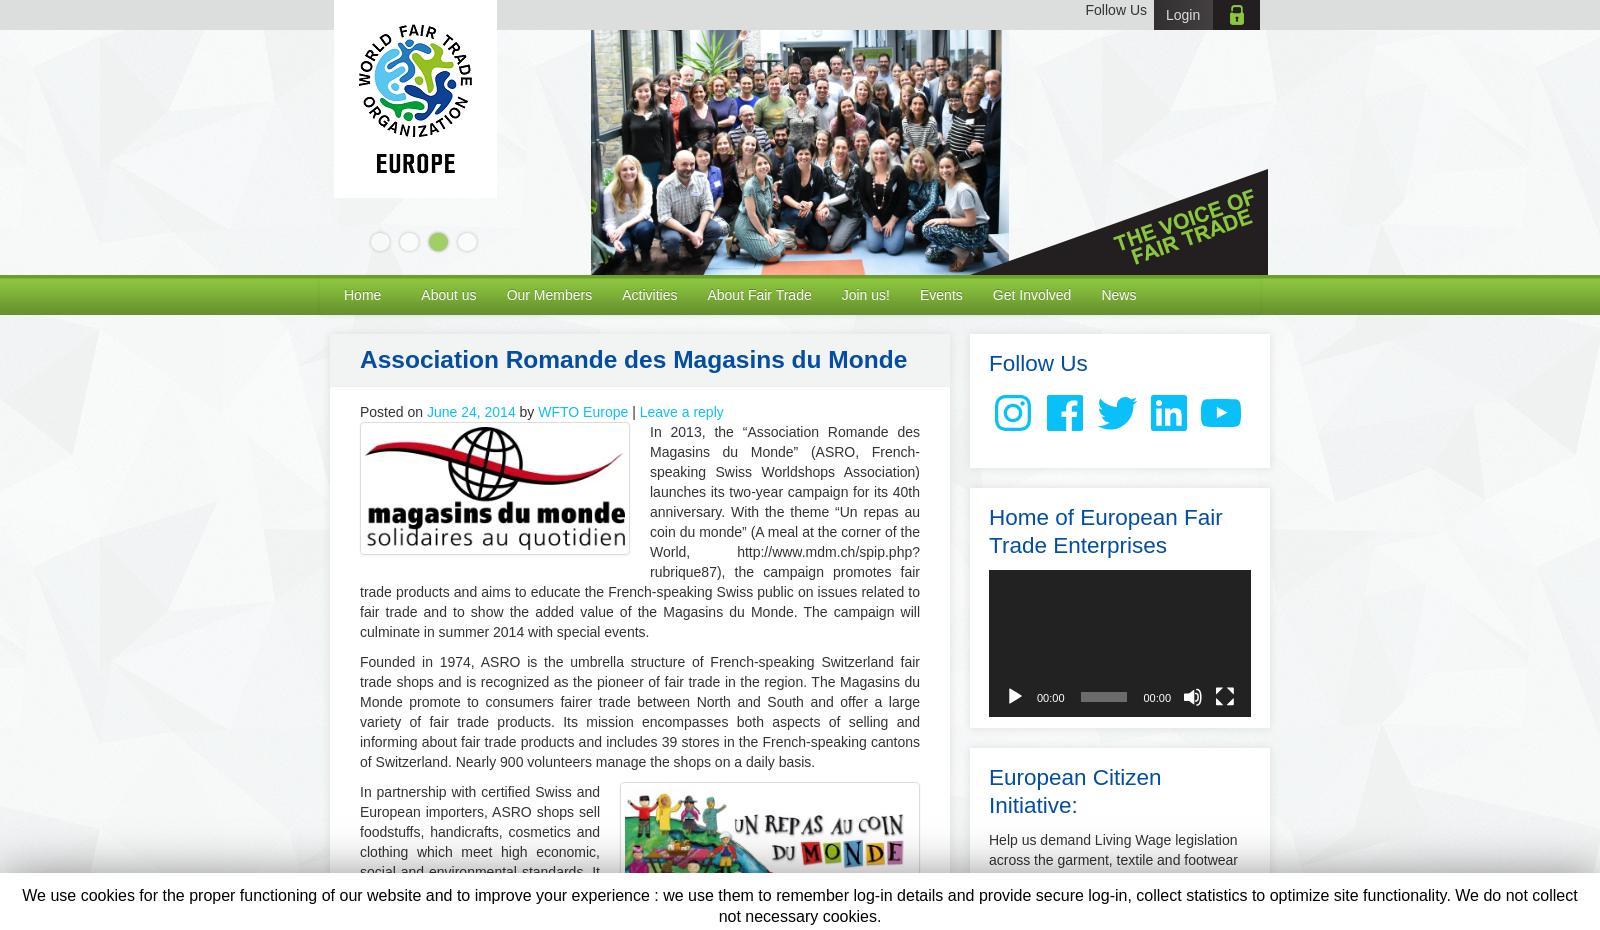 This screenshot has width=1600, height=930. I want to click on 'Posted on', so click(392, 411).